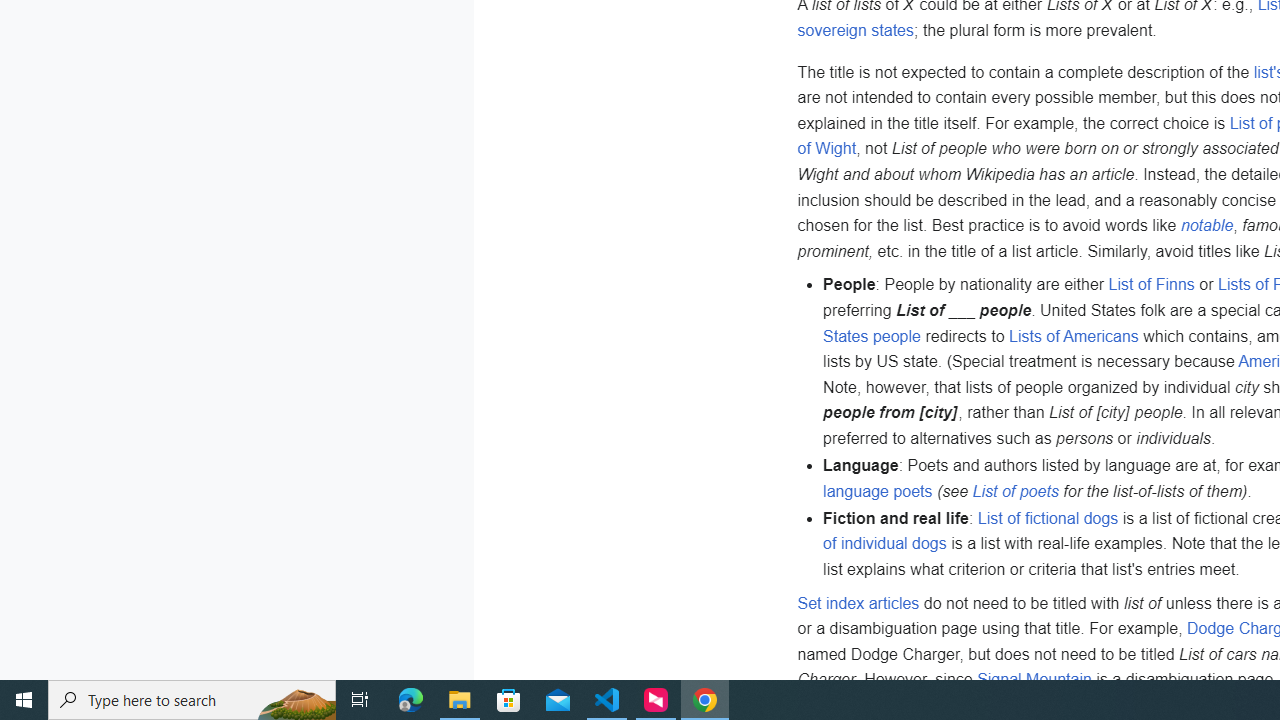 This screenshot has width=1280, height=720. What do you see at coordinates (858, 602) in the screenshot?
I see `'Set index articles'` at bounding box center [858, 602].